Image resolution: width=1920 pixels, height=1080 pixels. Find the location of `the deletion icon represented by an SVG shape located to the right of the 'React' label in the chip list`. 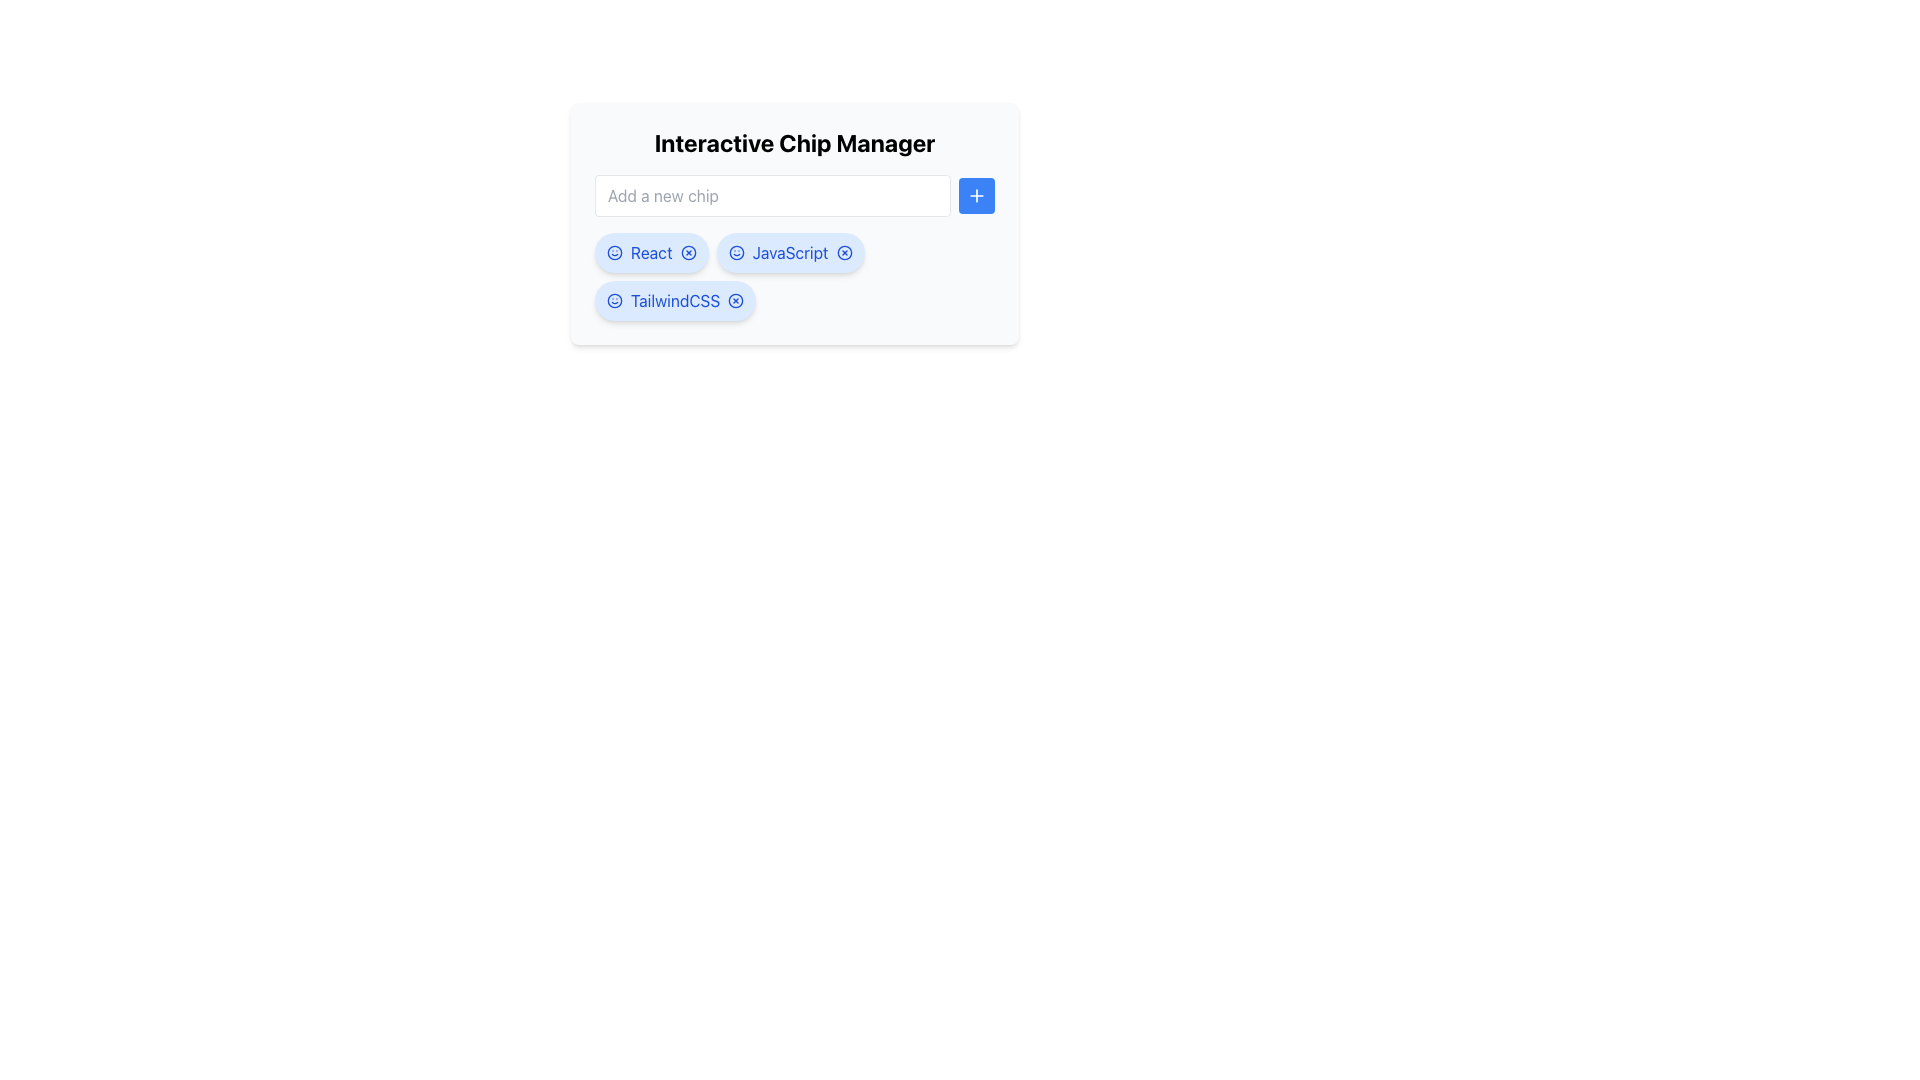

the deletion icon represented by an SVG shape located to the right of the 'React' label in the chip list is located at coordinates (688, 252).